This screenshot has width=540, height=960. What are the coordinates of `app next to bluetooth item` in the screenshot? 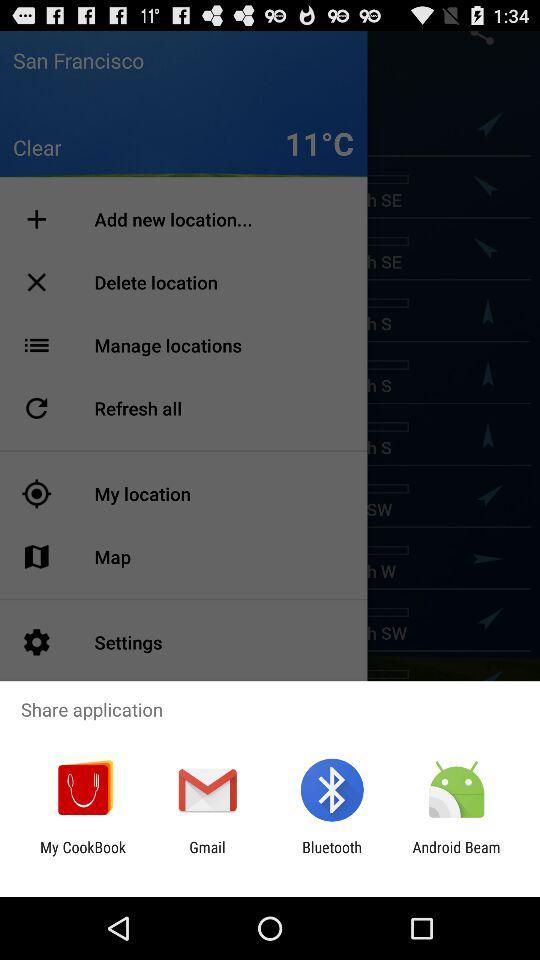 It's located at (456, 855).